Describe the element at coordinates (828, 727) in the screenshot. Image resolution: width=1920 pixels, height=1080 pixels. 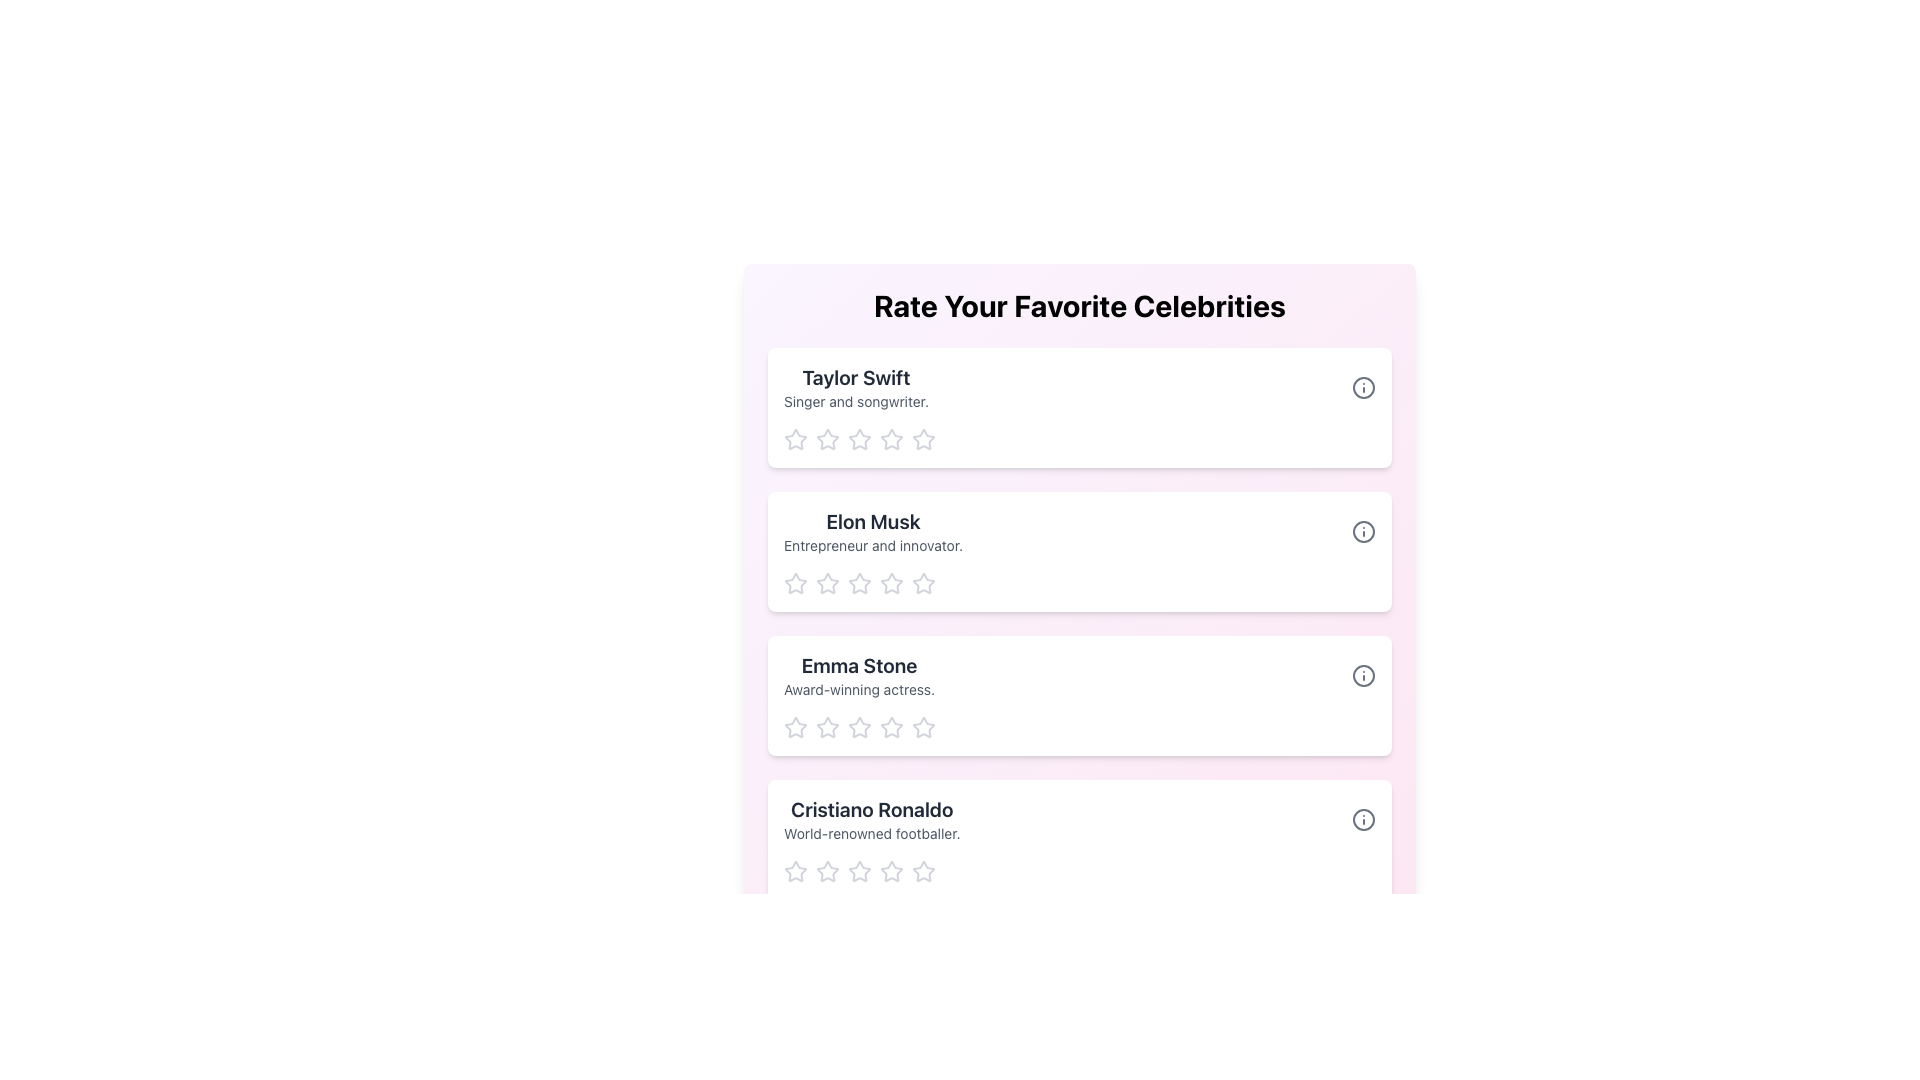
I see `the first star rating button under Emma Stone's section` at that location.